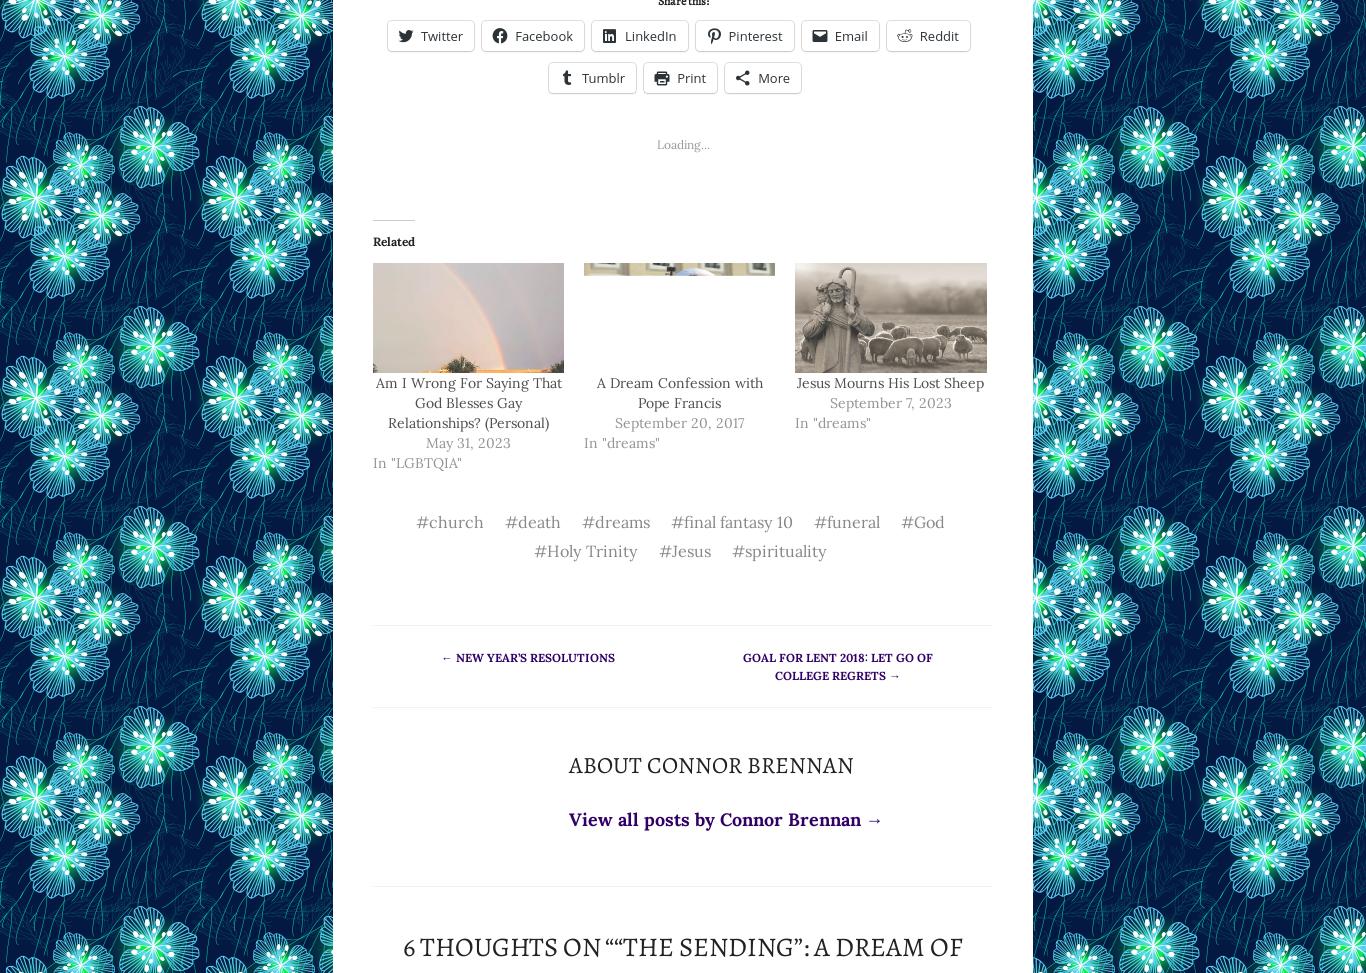 The width and height of the screenshot is (1366, 973). What do you see at coordinates (591, 549) in the screenshot?
I see `'Holy Trinity'` at bounding box center [591, 549].